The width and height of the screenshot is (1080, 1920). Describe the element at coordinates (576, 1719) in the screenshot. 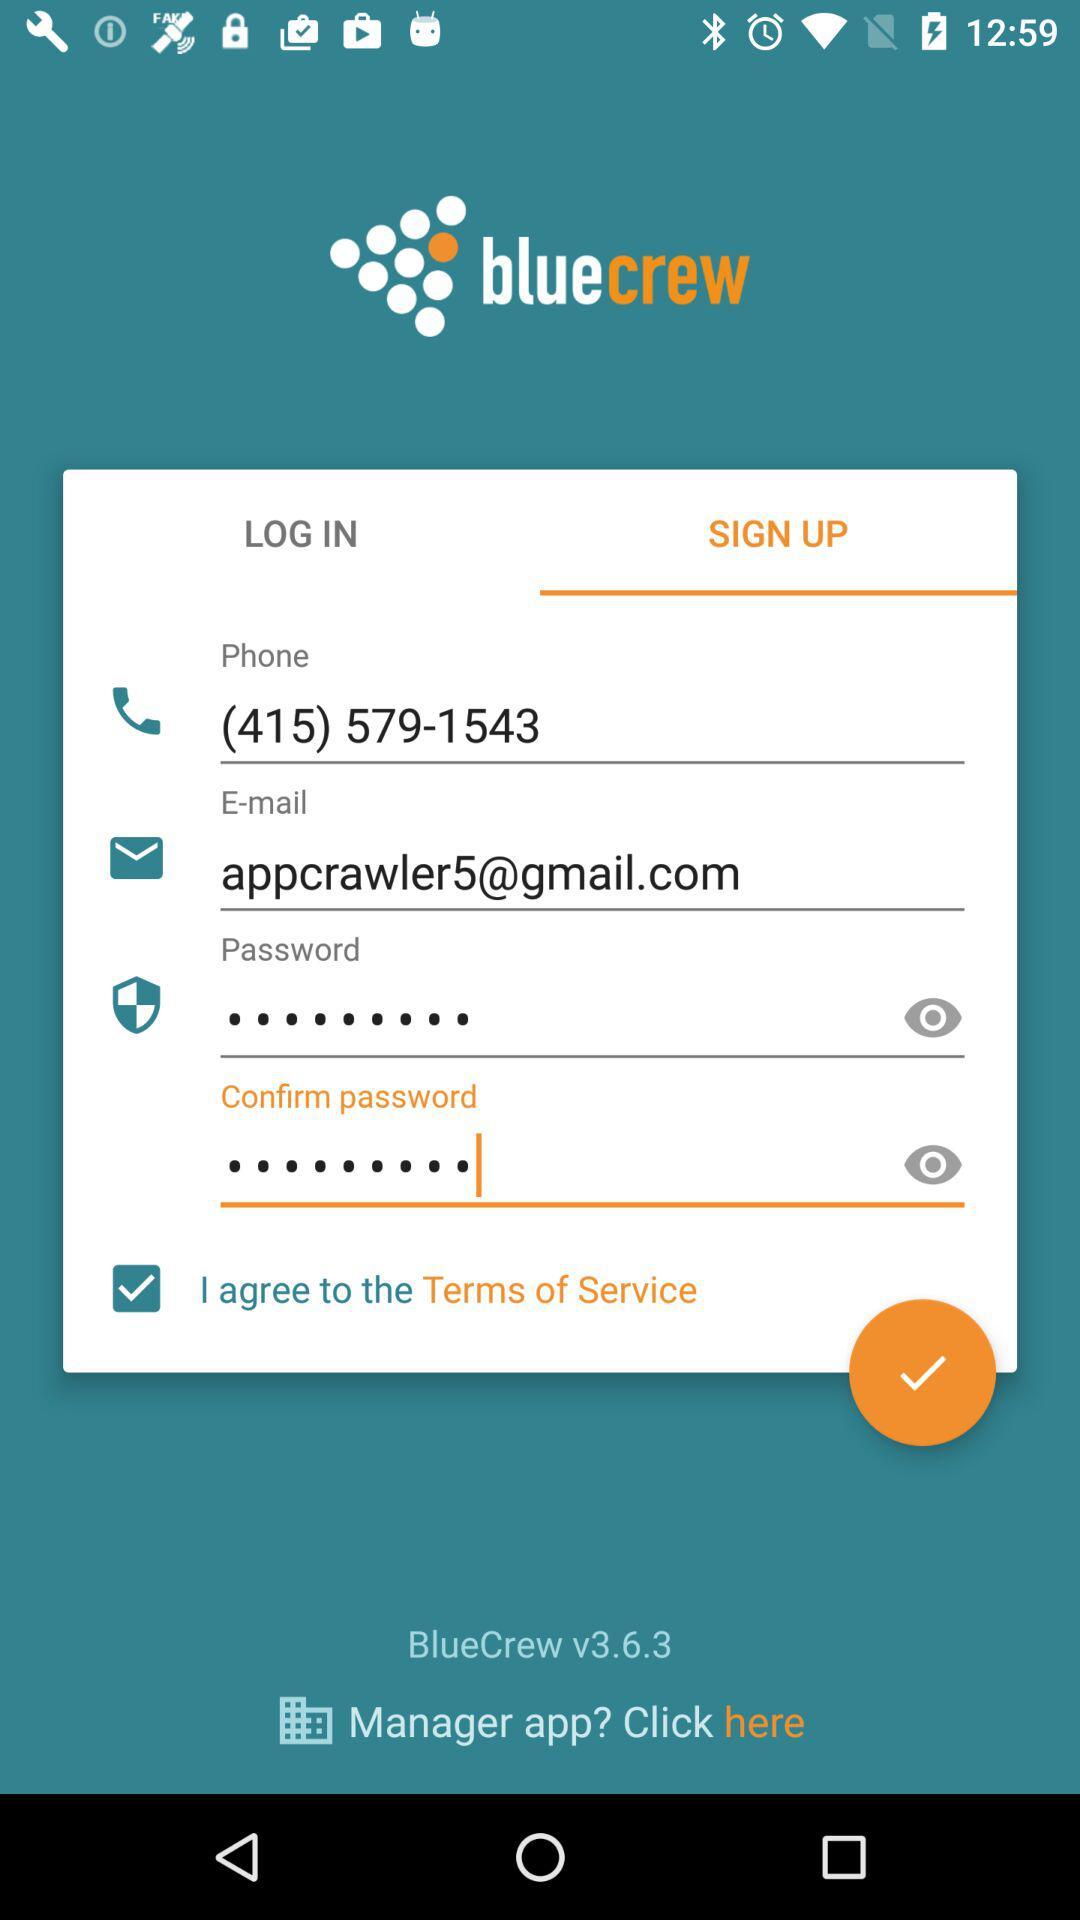

I see `the manager app click item` at that location.